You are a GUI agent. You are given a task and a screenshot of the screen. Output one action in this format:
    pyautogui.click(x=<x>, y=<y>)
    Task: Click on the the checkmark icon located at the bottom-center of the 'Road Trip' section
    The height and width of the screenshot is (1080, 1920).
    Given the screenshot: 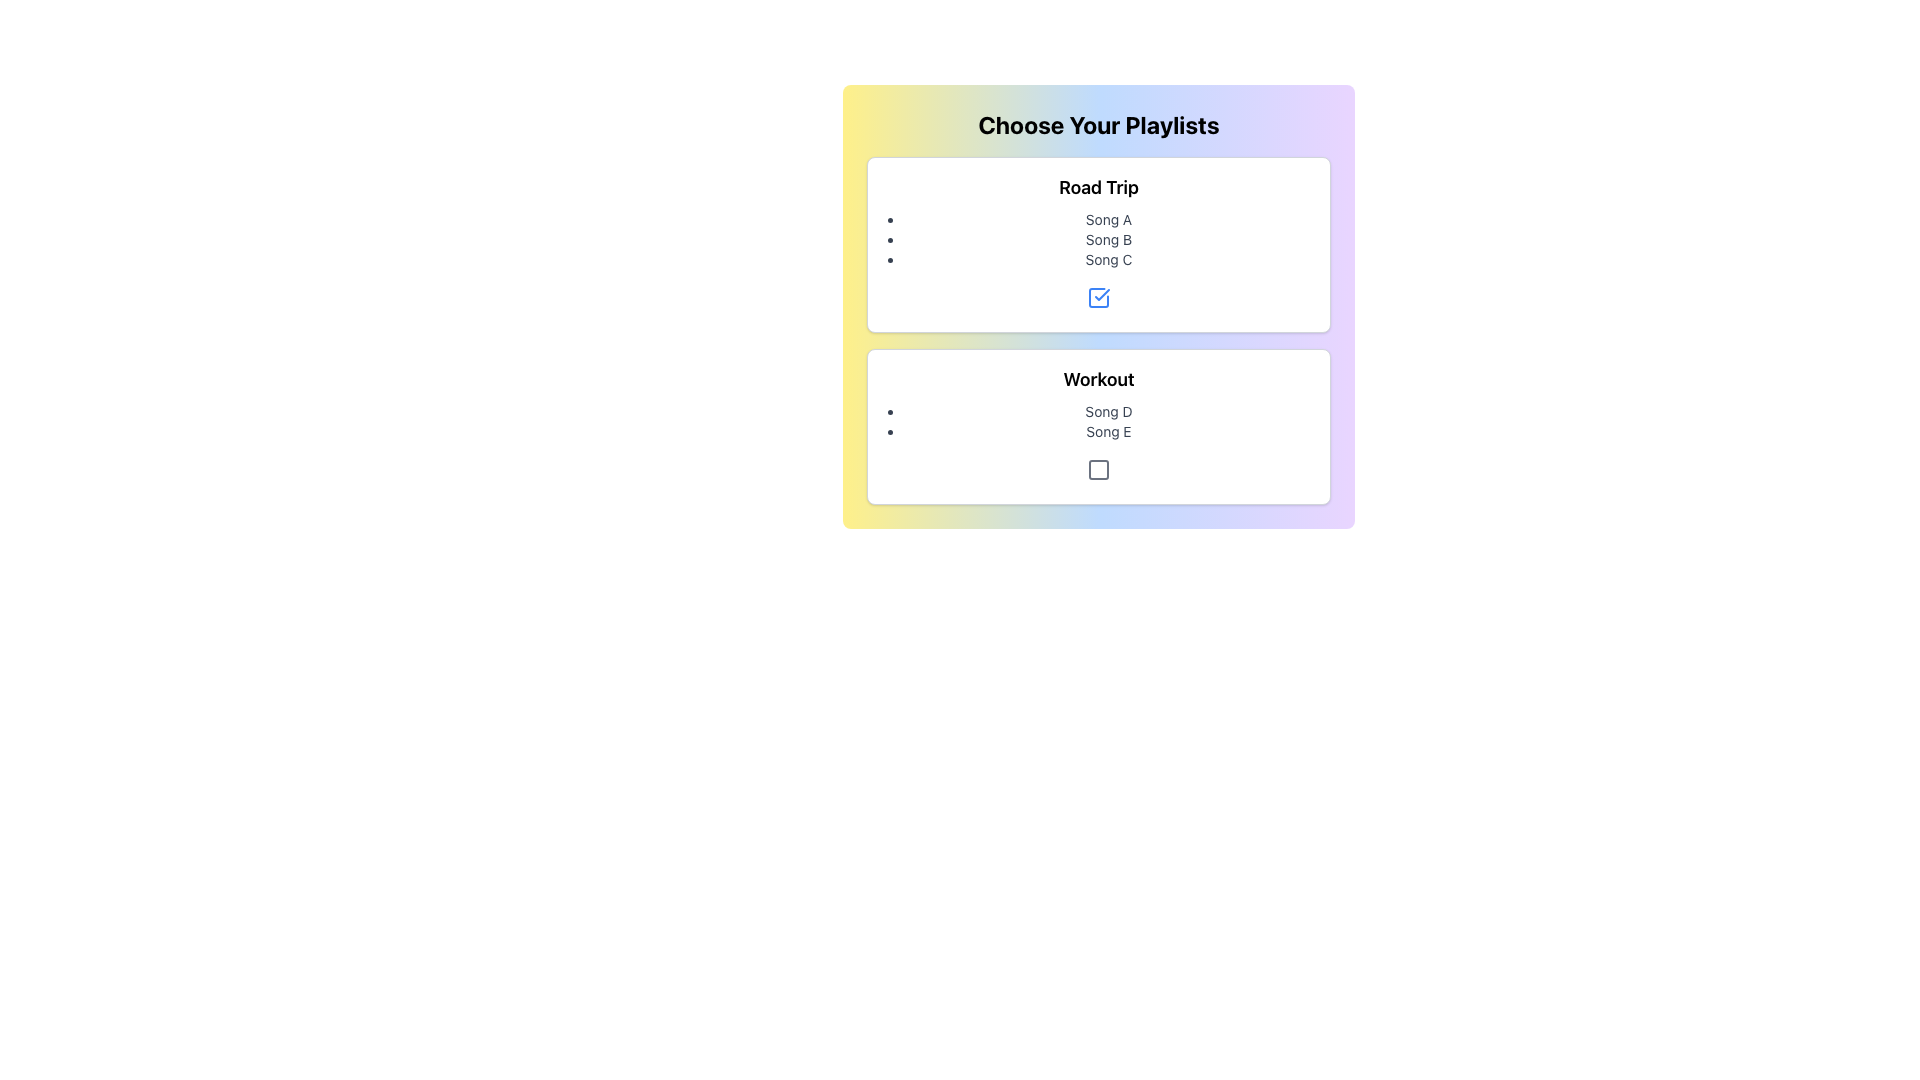 What is the action you would take?
    pyautogui.click(x=1101, y=294)
    